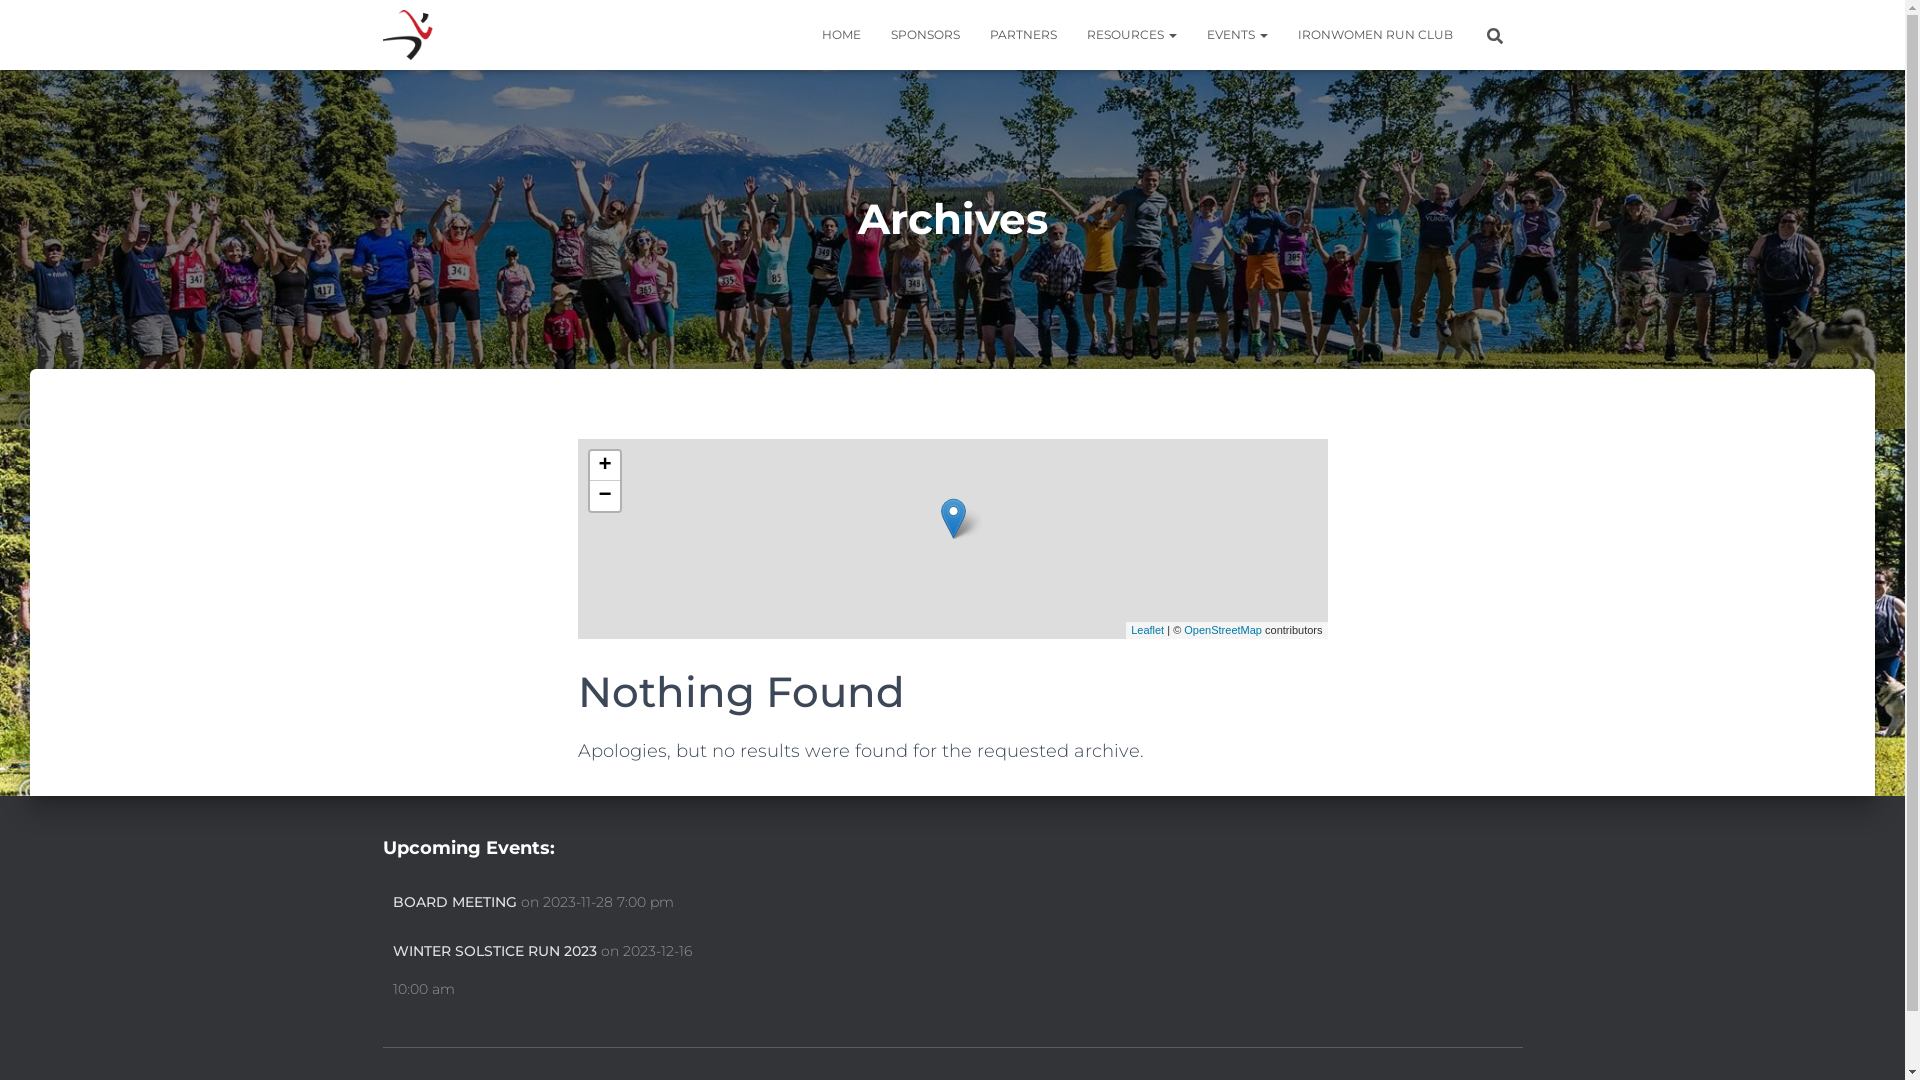  What do you see at coordinates (875, 34) in the screenshot?
I see `'SPONSORS'` at bounding box center [875, 34].